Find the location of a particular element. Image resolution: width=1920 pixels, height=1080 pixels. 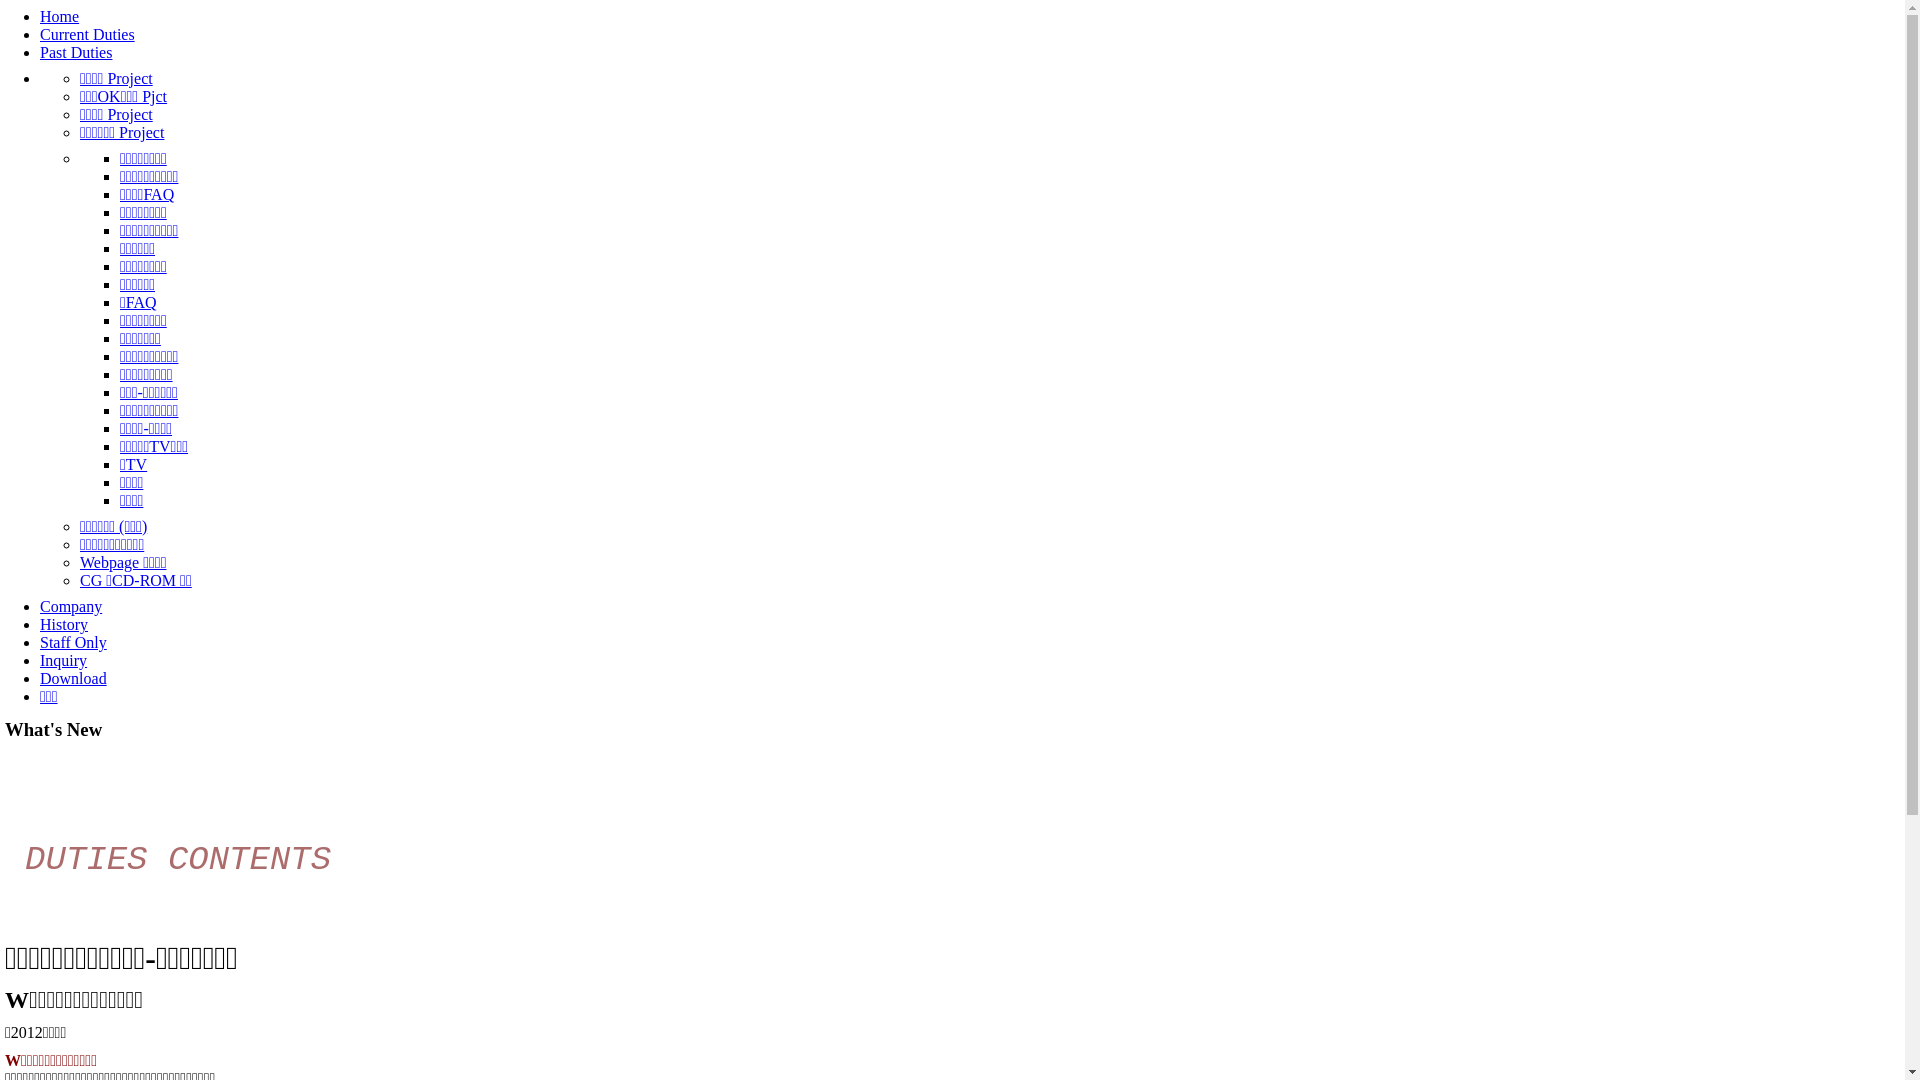

'History' is located at coordinates (63, 623).